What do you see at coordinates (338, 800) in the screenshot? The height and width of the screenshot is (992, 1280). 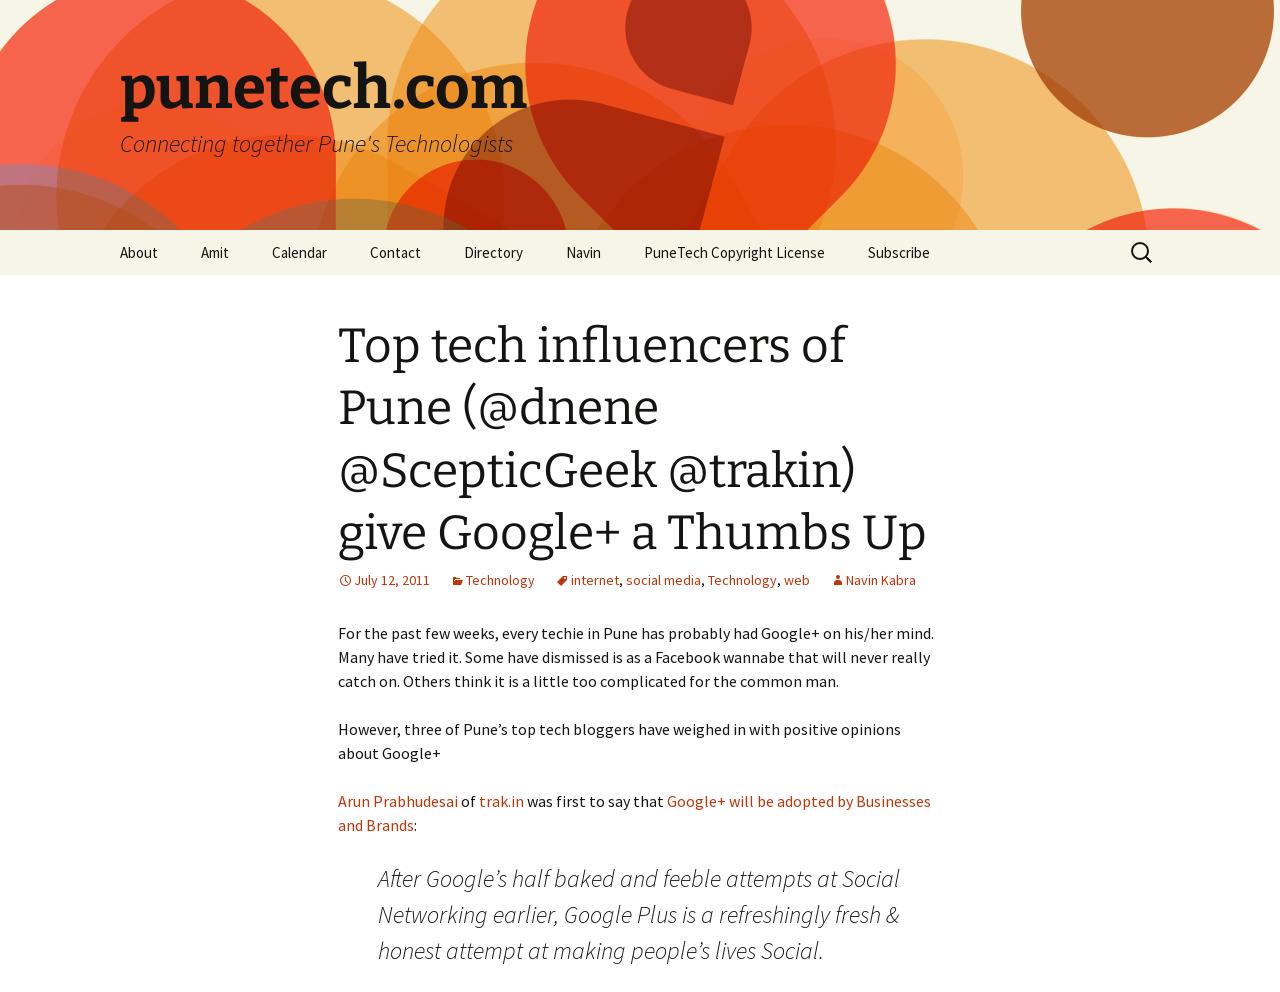 I see `'Arun Prabhudesai'` at bounding box center [338, 800].